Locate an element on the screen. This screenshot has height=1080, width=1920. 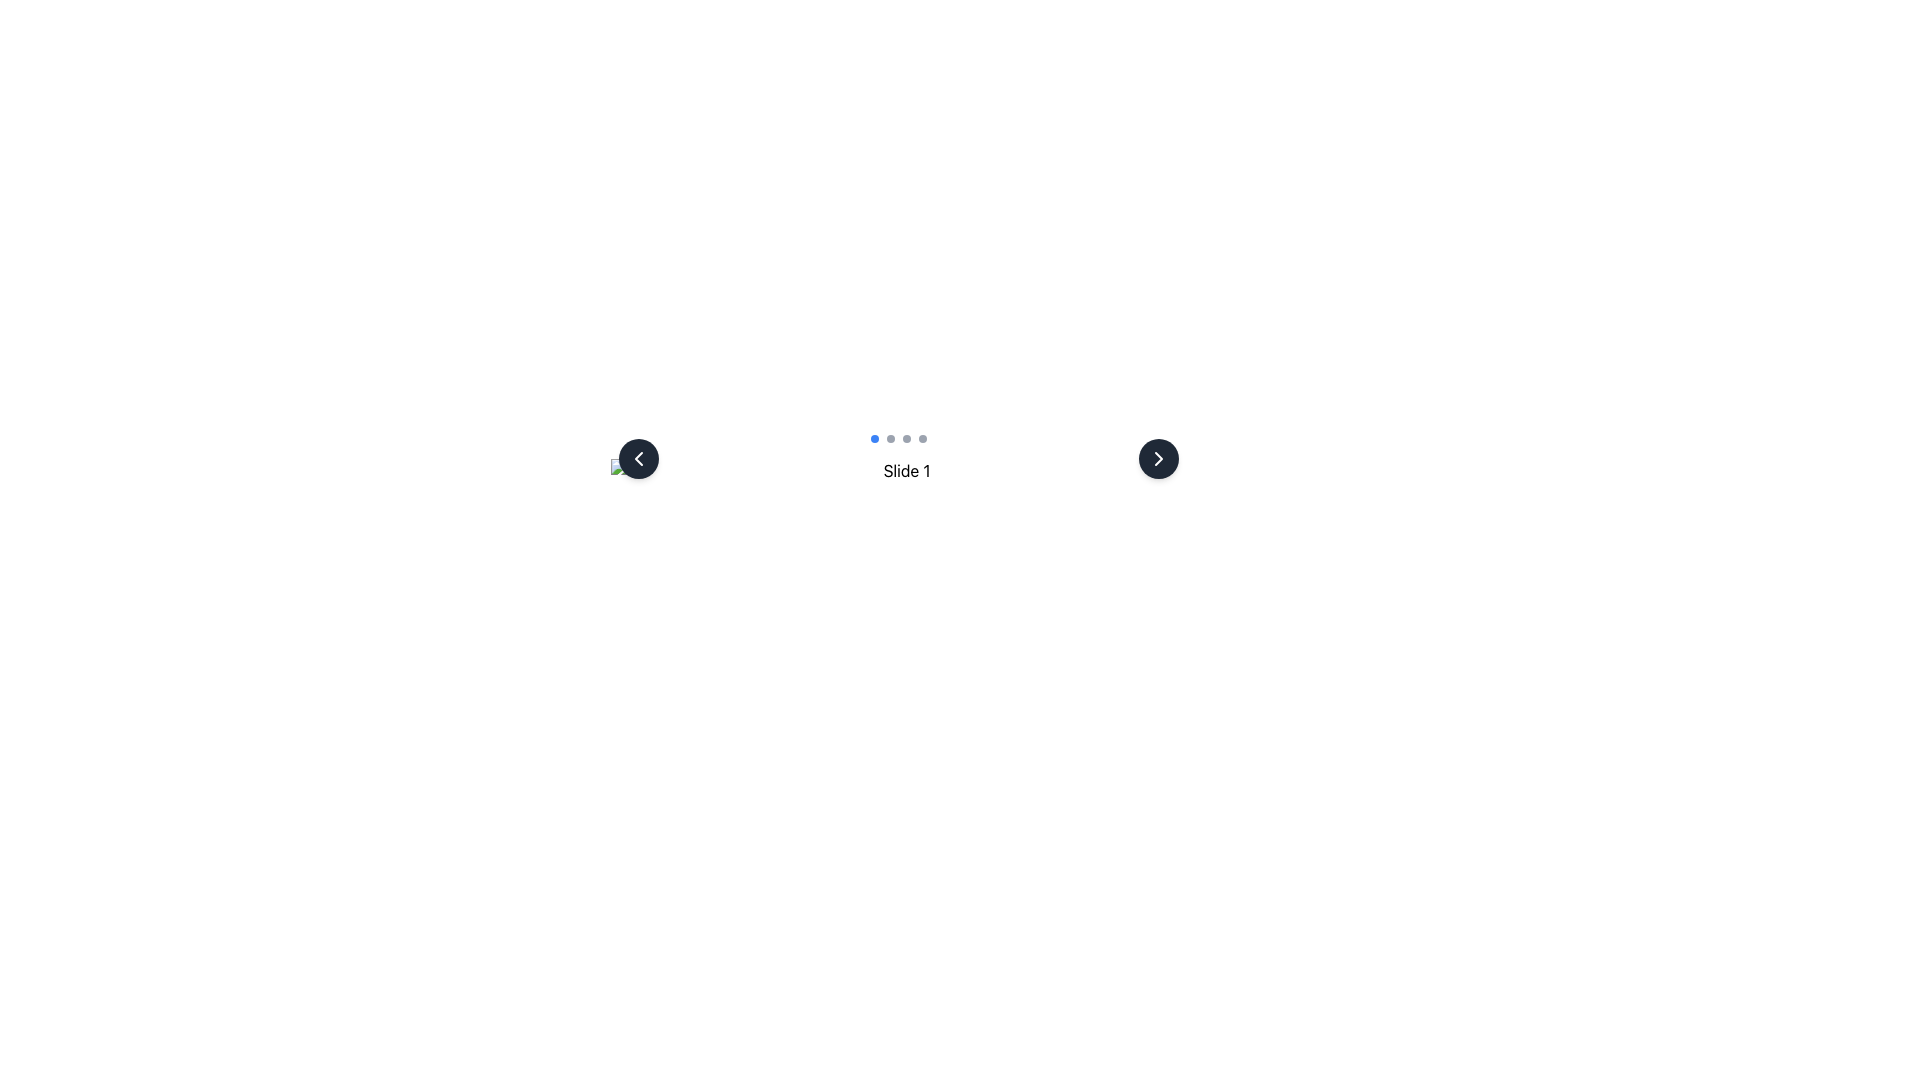
the right-facing navigation icon located within the circular navigation button on the rightmost side of the interface, which facilitates moving to the next slide or page is located at coordinates (1158, 459).